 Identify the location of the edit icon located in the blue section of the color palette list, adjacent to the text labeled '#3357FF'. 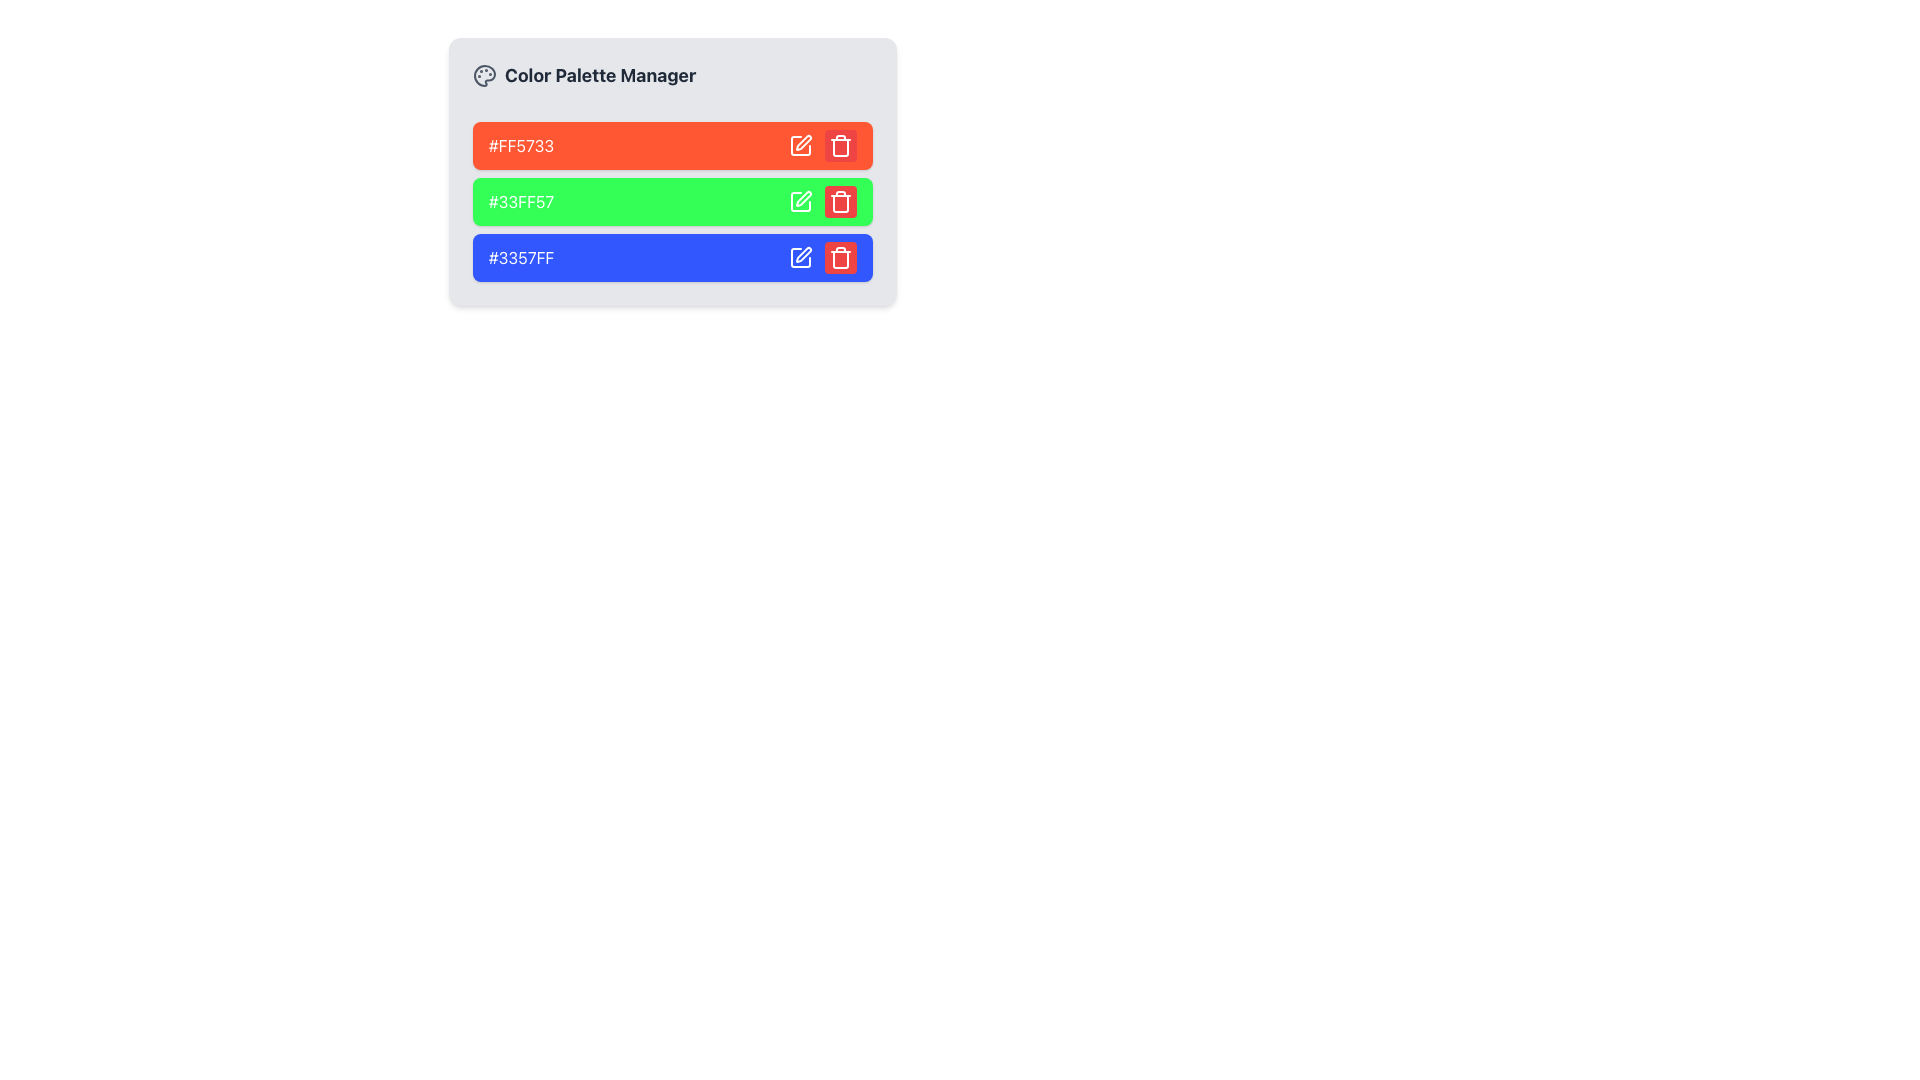
(801, 257).